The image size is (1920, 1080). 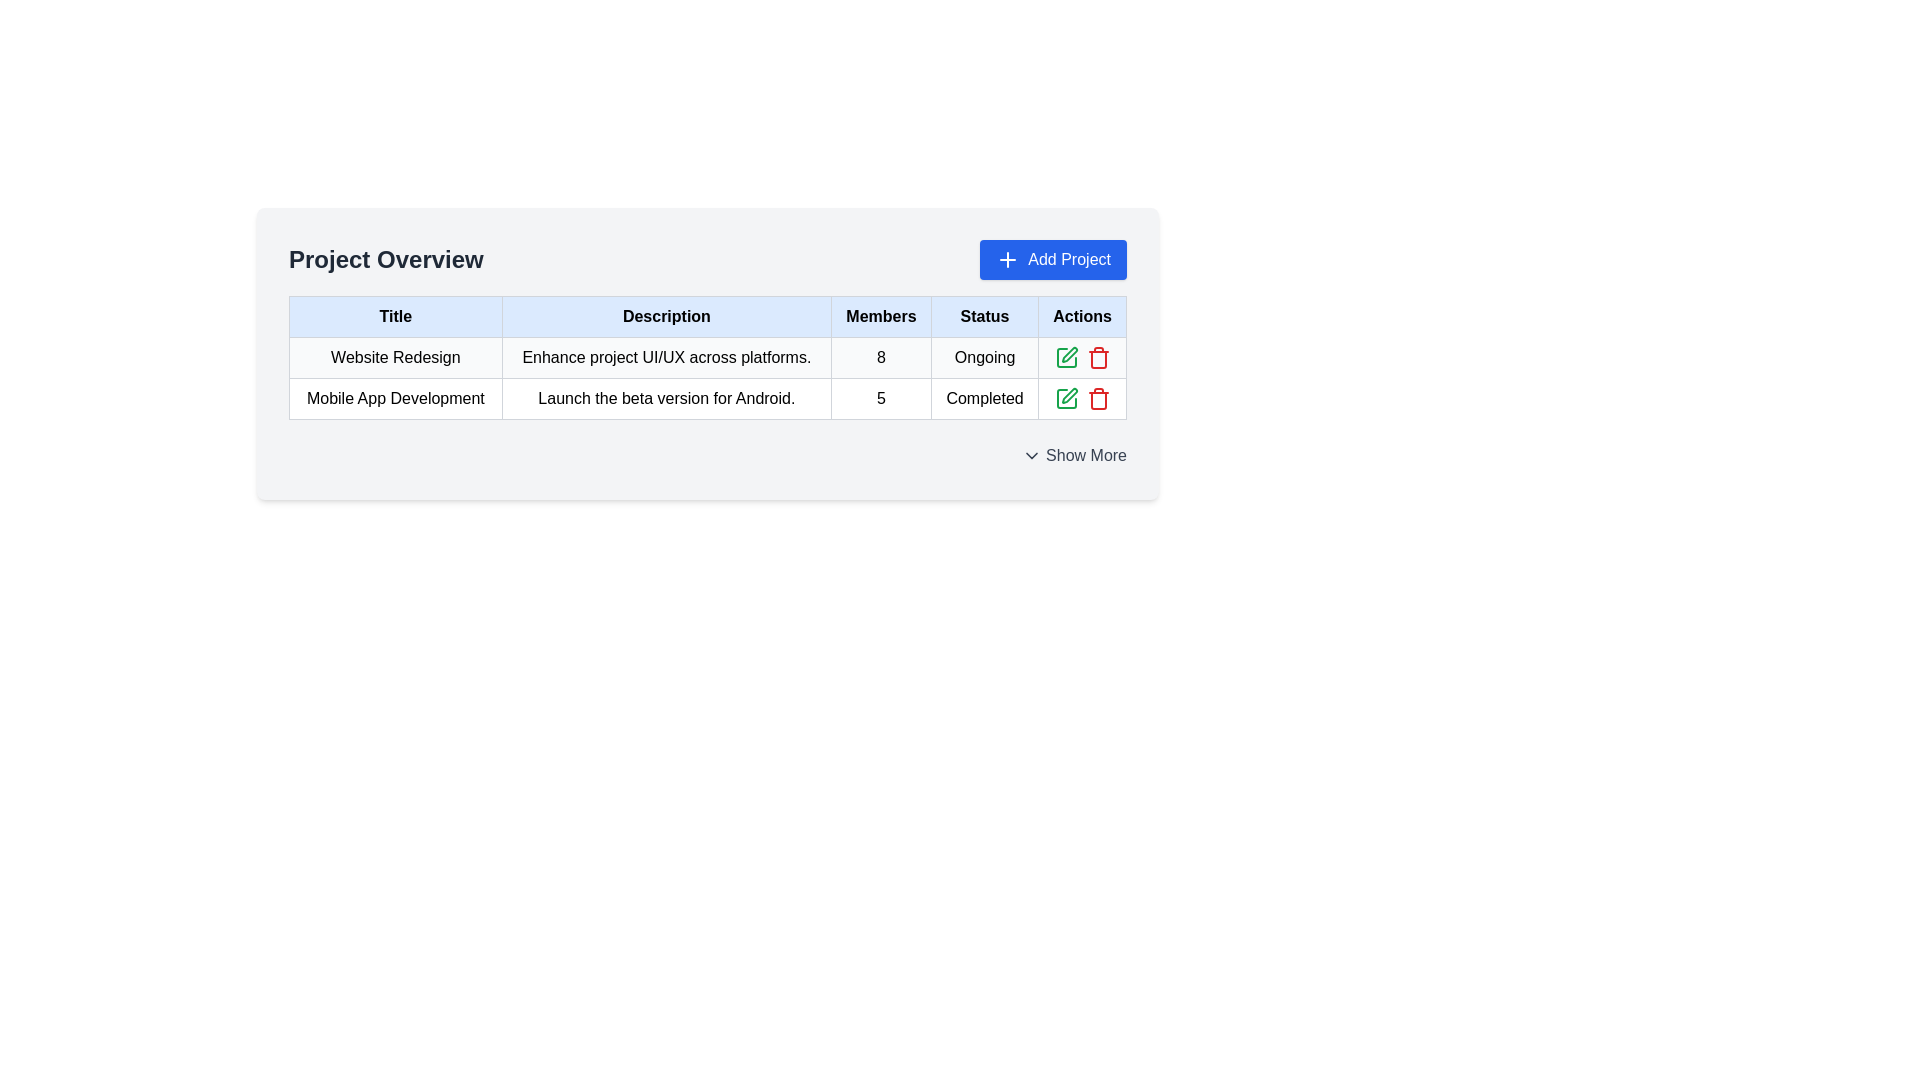 I want to click on the Chevron Down icon, which is located to the right of the 'Show More' text at the bottom-right corner of the card interface, so click(x=1032, y=455).